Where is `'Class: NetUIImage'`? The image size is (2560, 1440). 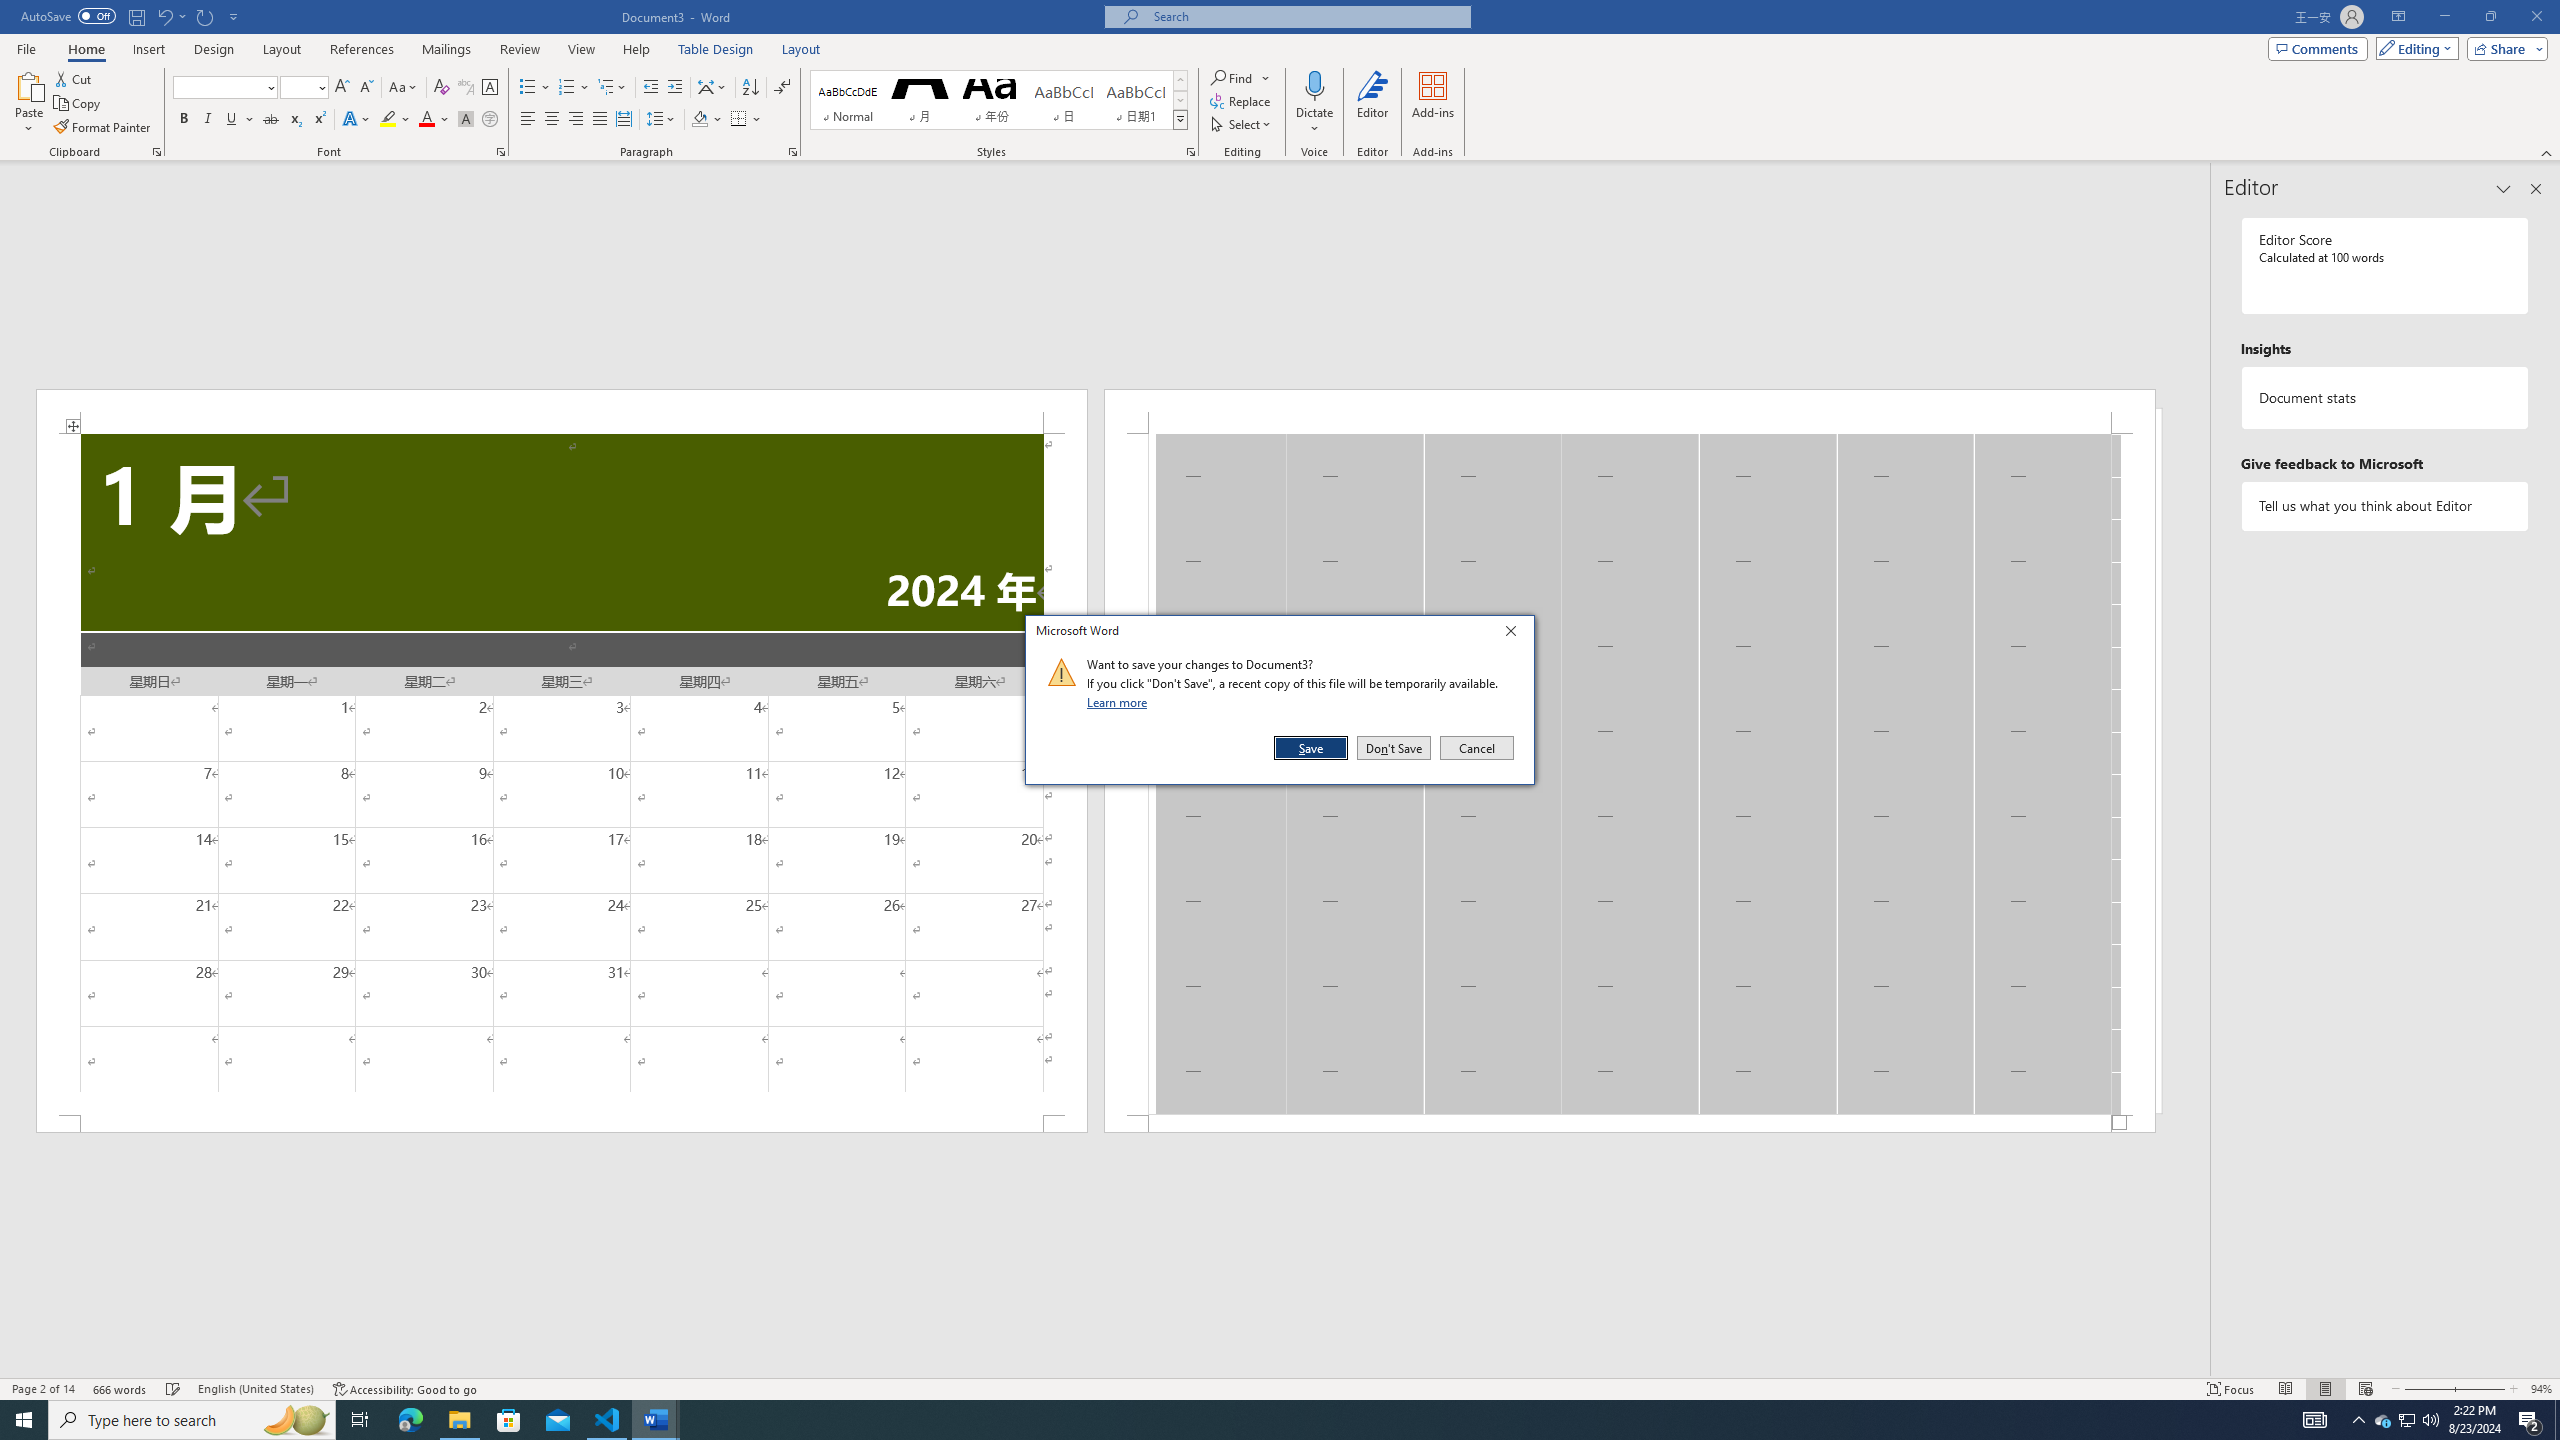
'Class: NetUIImage' is located at coordinates (1061, 671).